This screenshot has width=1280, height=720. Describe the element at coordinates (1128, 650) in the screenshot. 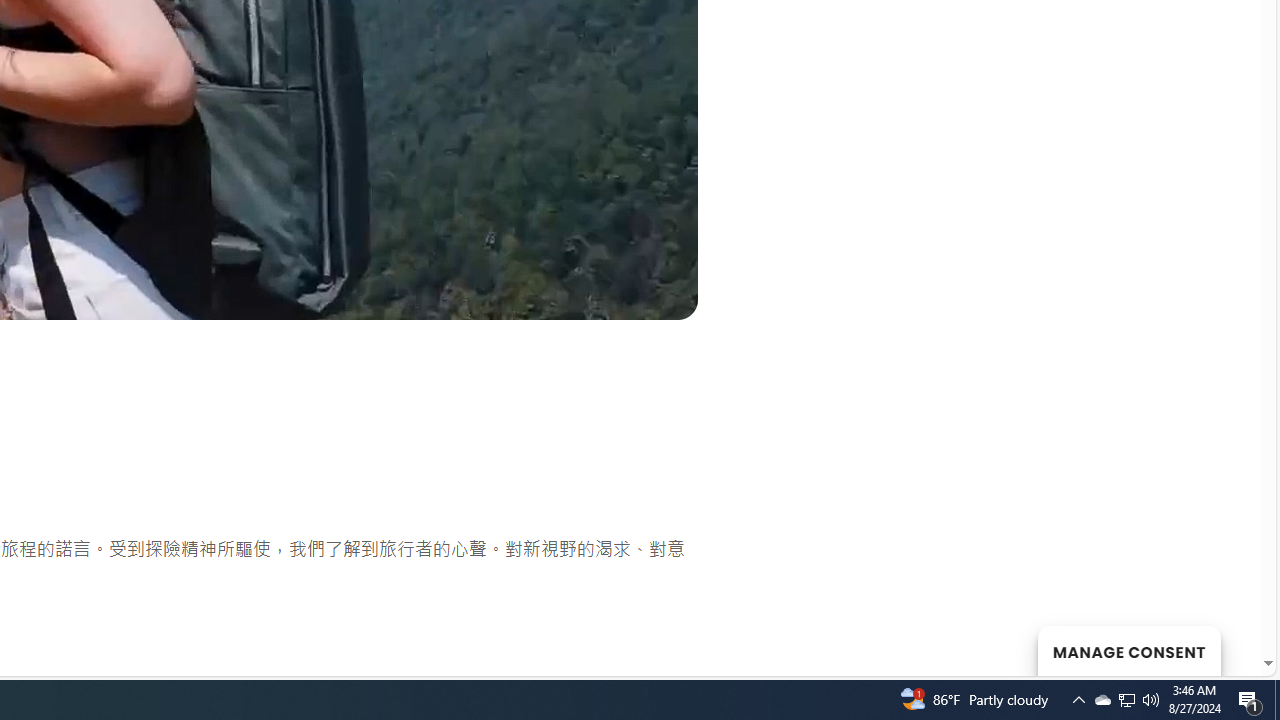

I see `'MANAGE CONSENT'` at that location.